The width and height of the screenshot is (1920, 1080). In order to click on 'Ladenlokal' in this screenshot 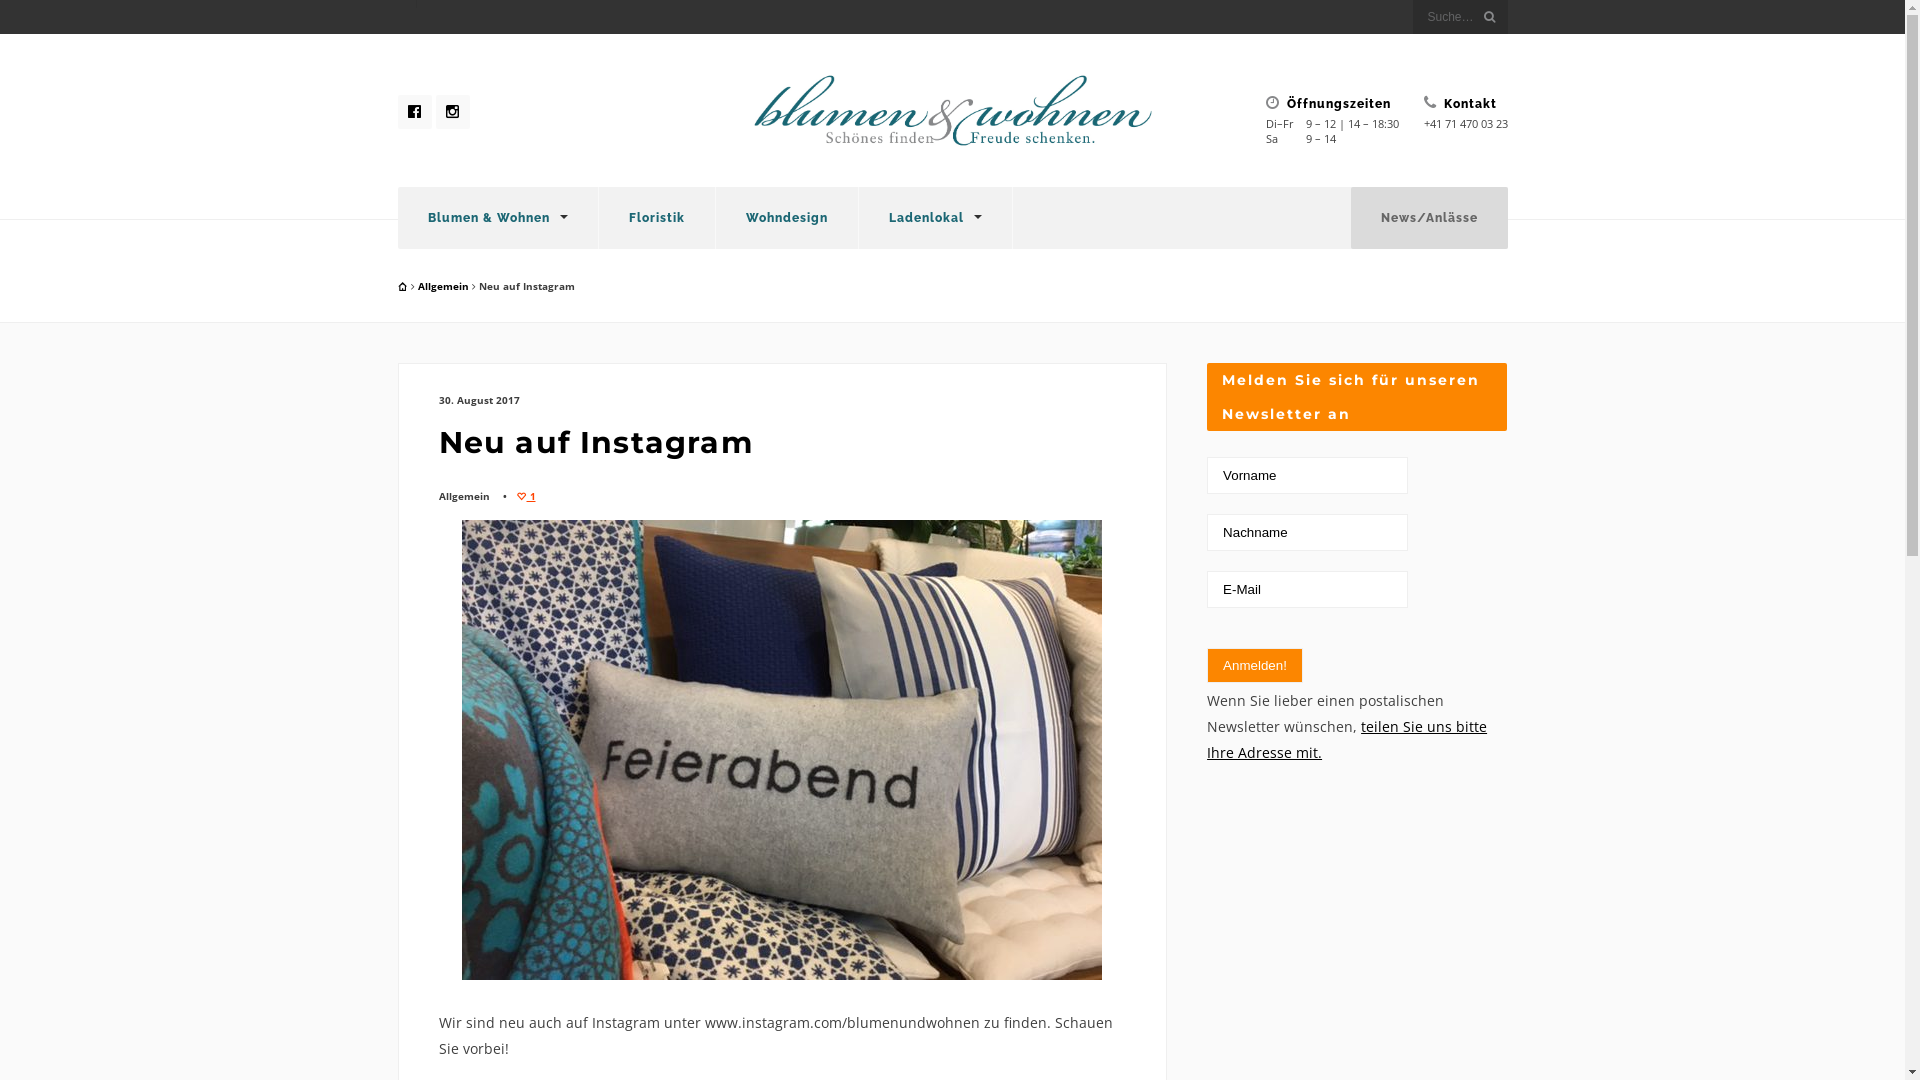, I will do `click(933, 218)`.